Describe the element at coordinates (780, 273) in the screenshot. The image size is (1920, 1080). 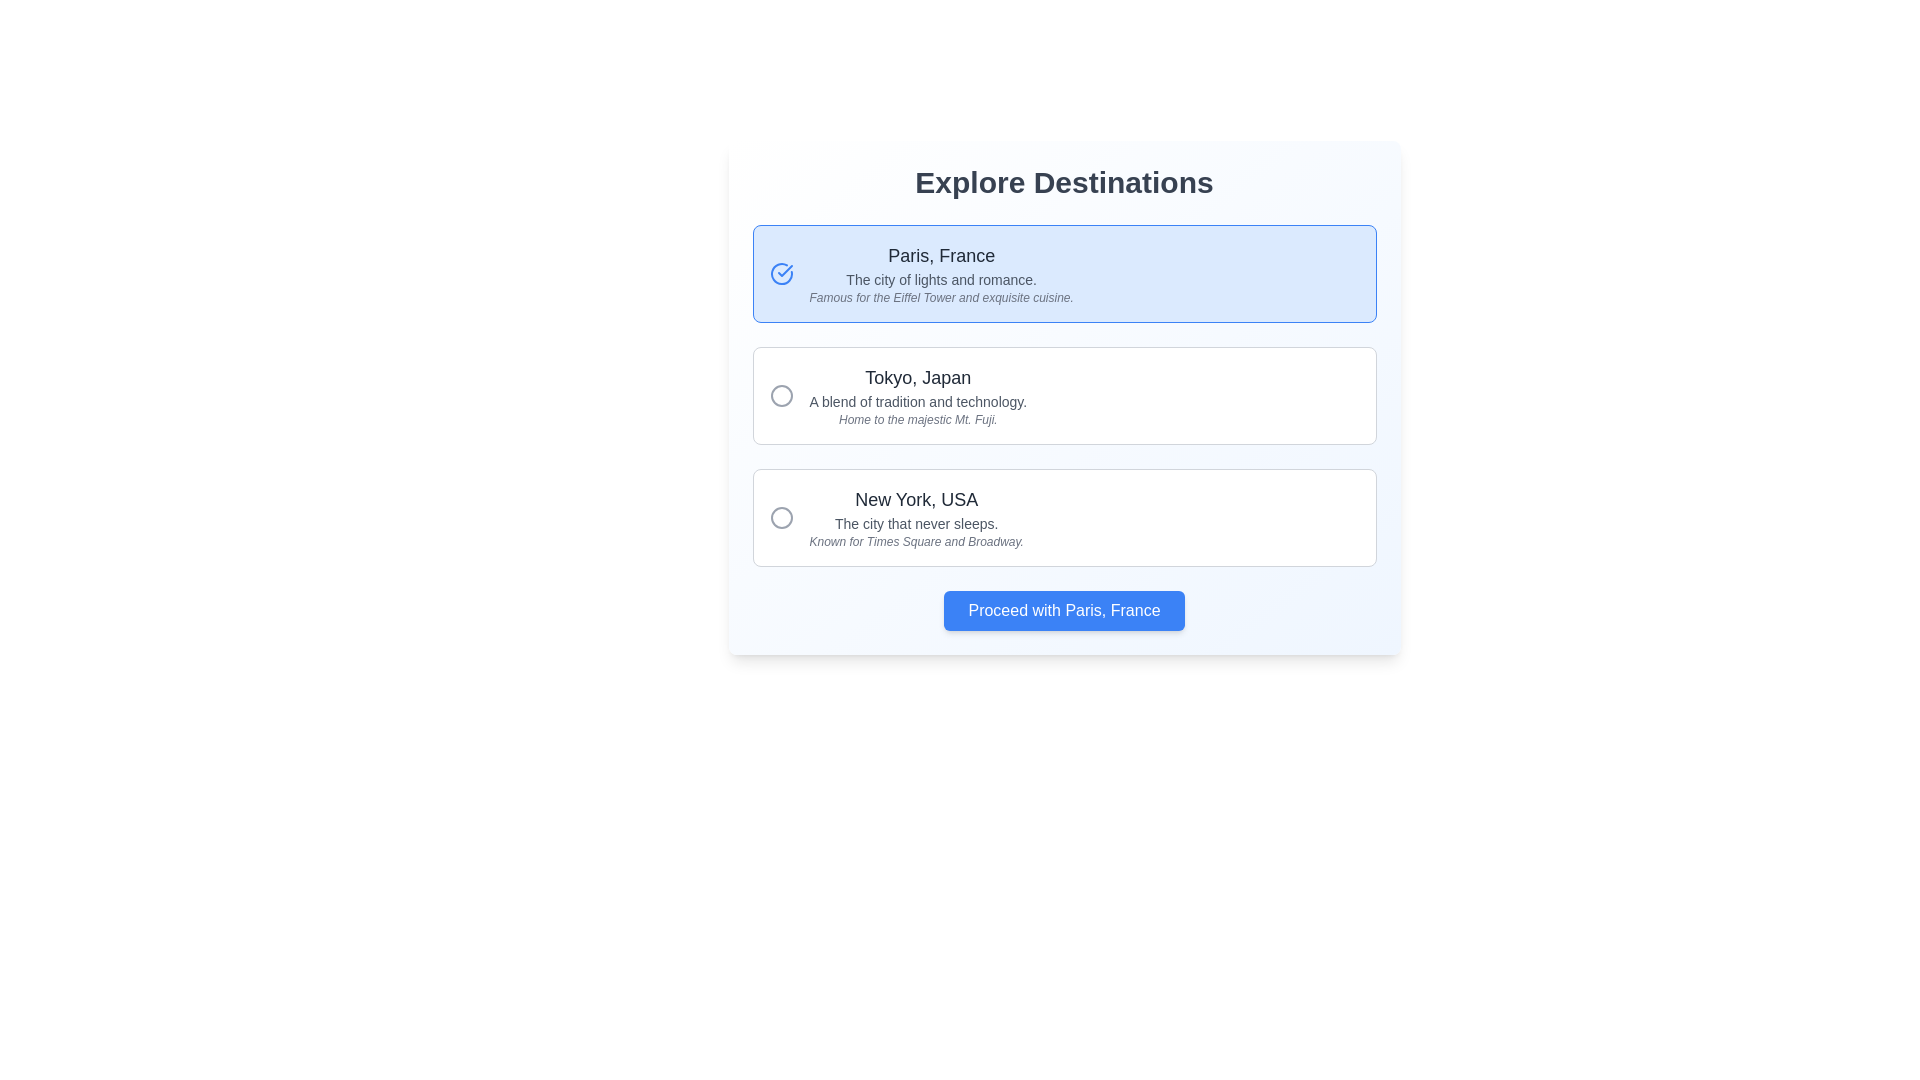
I see `the indicator icon located at the top-left of the card containing the text 'Paris, France: The city of lights and romance.'` at that location.